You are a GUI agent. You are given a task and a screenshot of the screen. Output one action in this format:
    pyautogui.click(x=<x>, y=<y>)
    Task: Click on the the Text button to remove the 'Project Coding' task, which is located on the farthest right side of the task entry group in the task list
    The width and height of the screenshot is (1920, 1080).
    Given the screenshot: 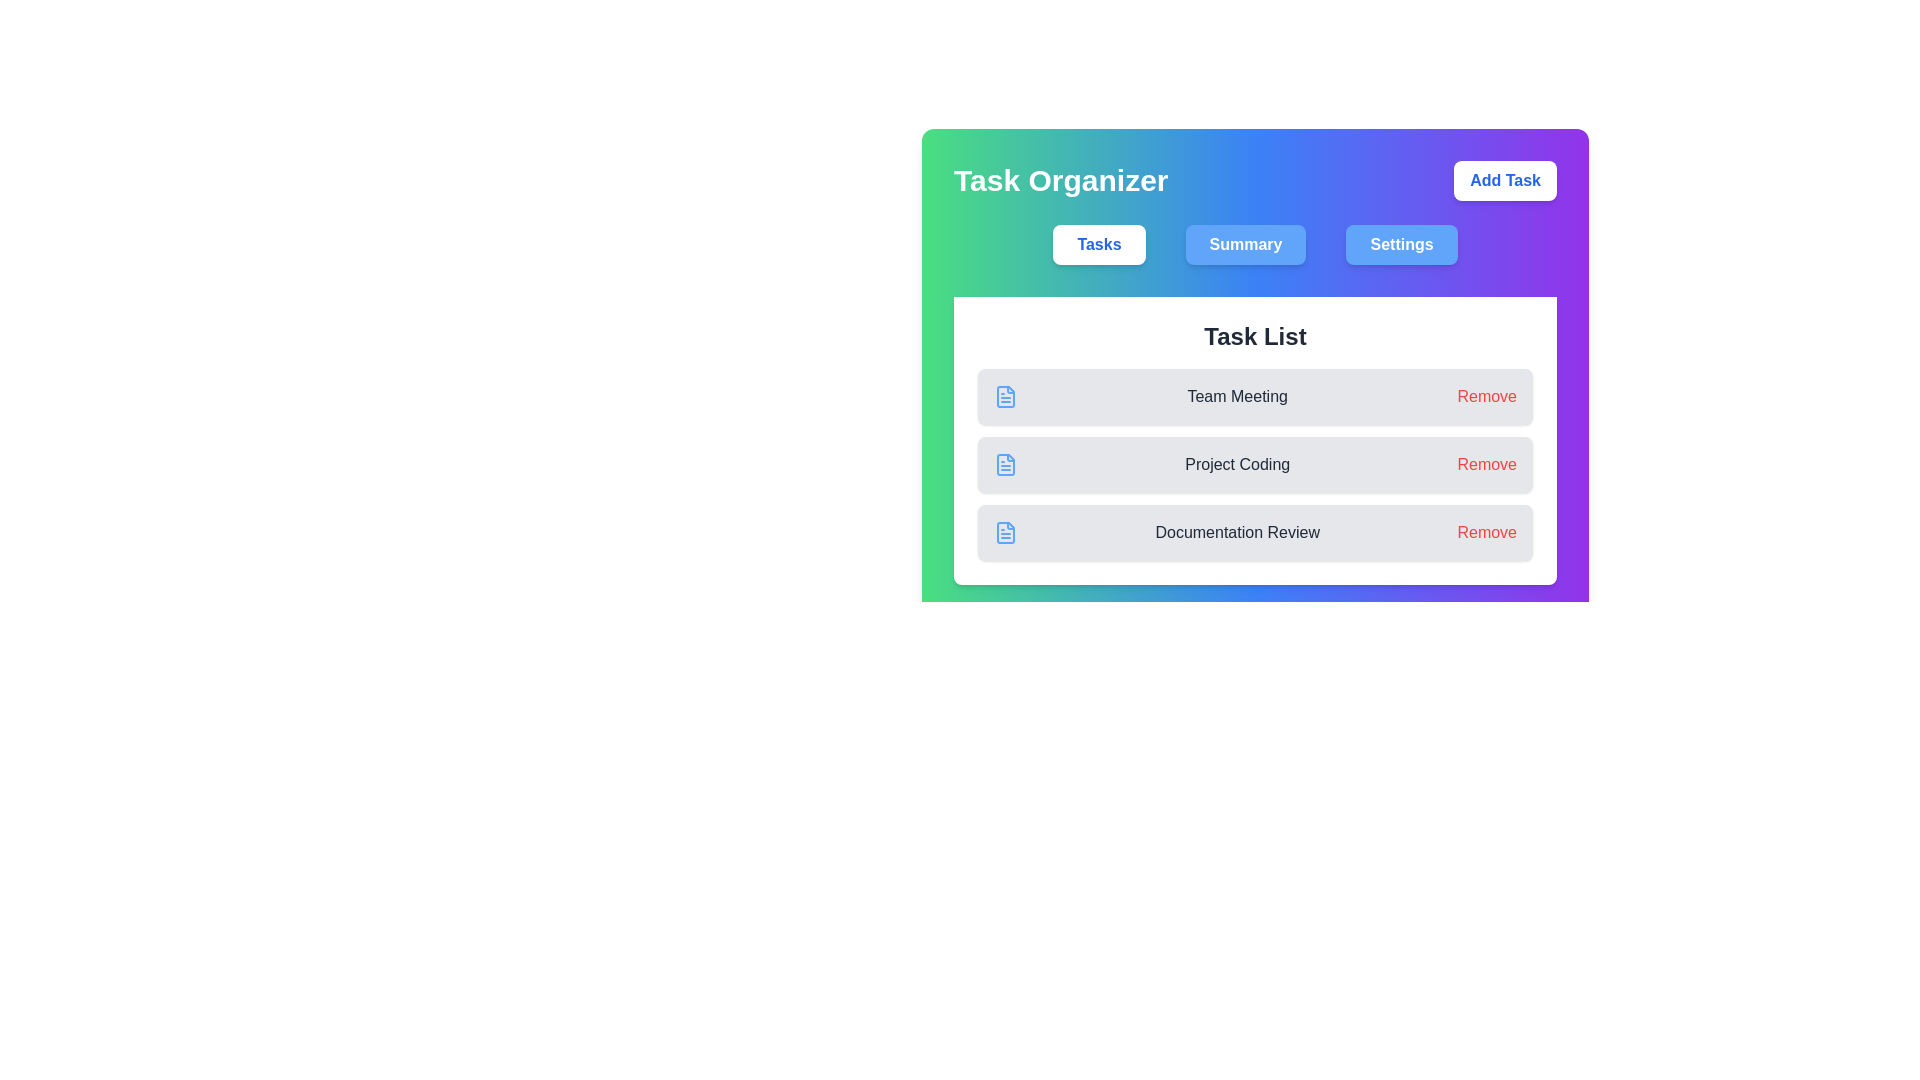 What is the action you would take?
    pyautogui.click(x=1487, y=465)
    